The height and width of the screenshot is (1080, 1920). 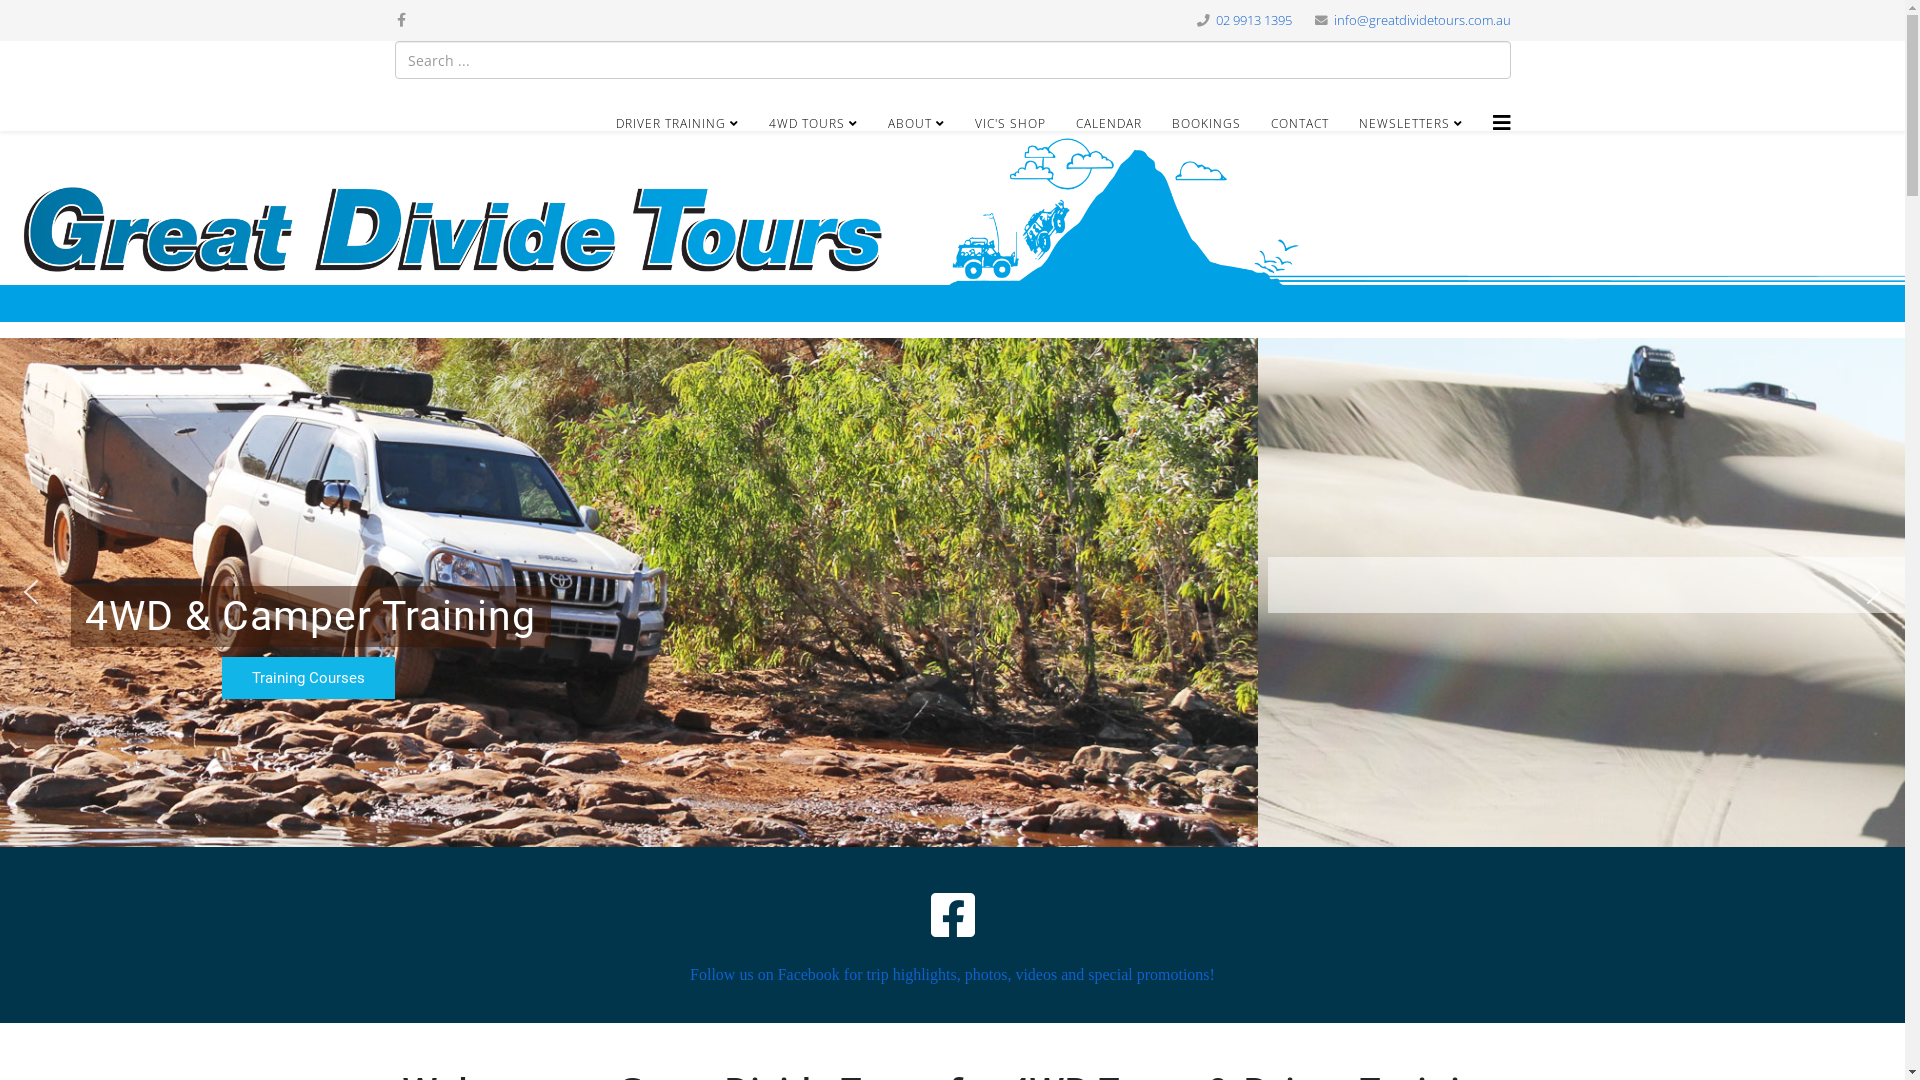 What do you see at coordinates (813, 123) in the screenshot?
I see `'4WD TOURS'` at bounding box center [813, 123].